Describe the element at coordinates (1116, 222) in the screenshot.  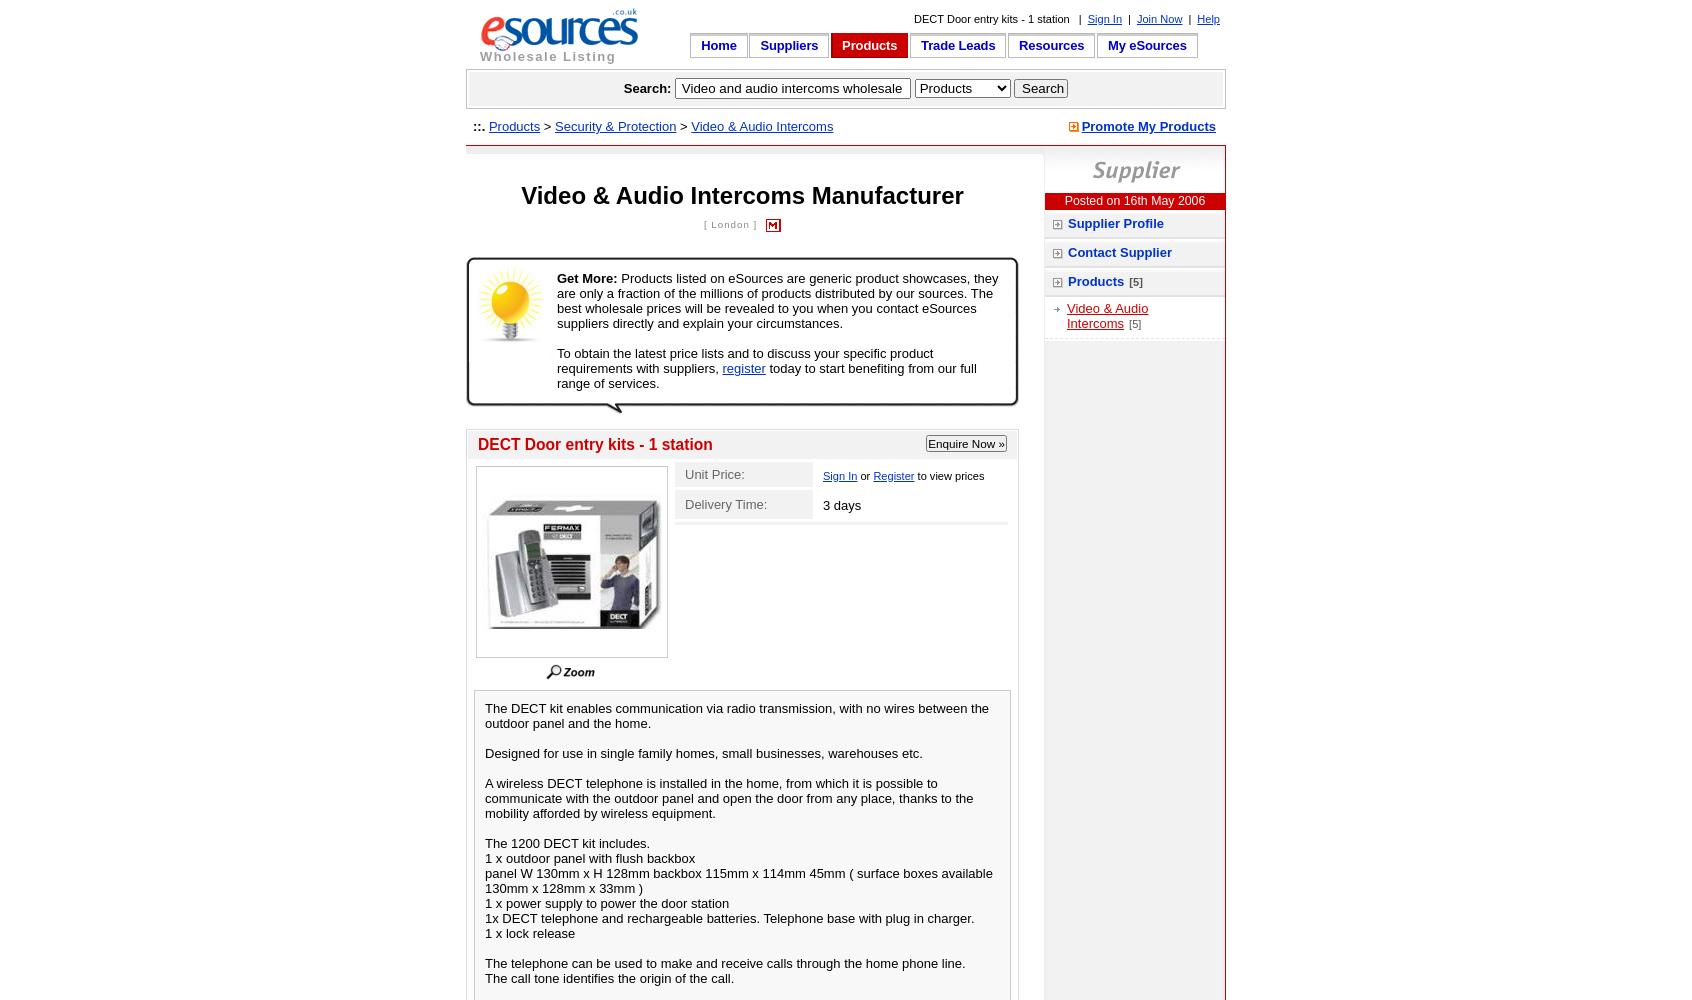
I see `'Supplier Profile'` at that location.